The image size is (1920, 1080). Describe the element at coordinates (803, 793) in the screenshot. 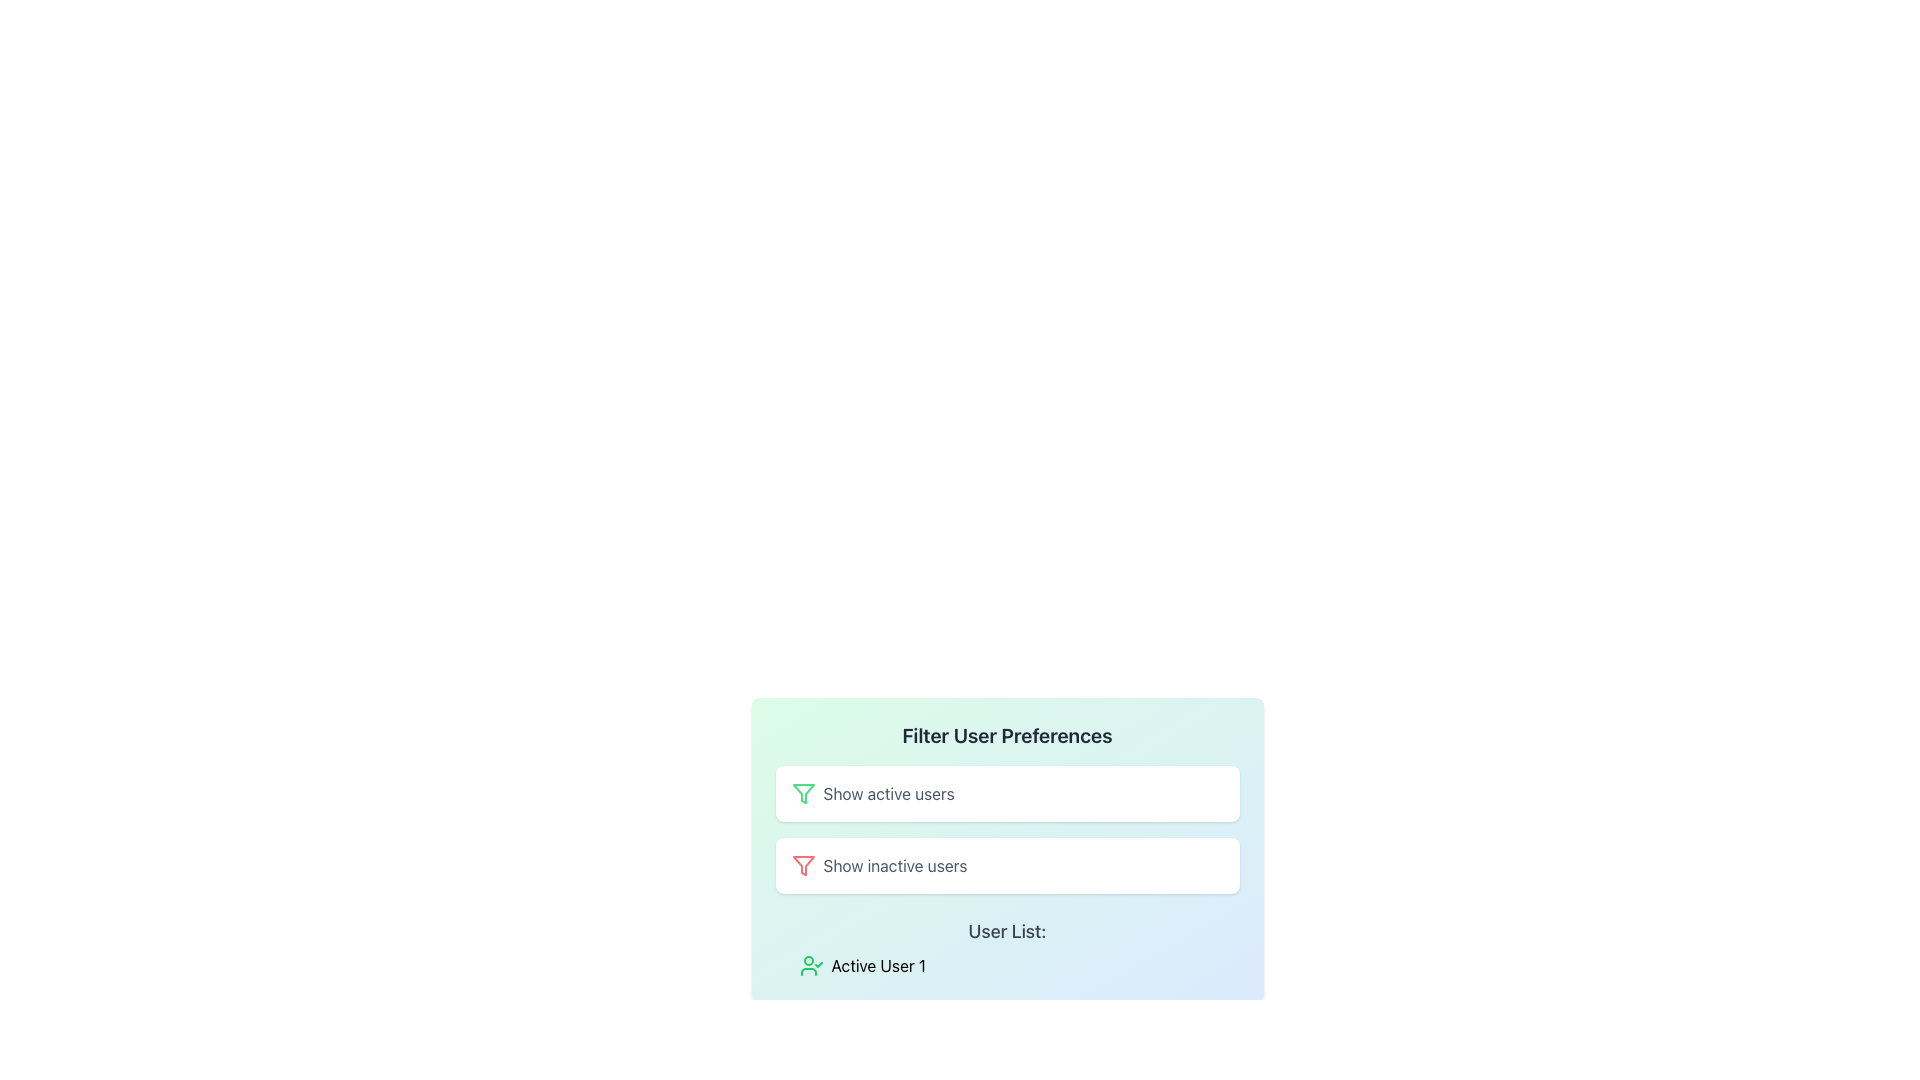

I see `the Decorative icon that symbolizes filtering functionality, located below the 'Show inactive users' grouping` at that location.